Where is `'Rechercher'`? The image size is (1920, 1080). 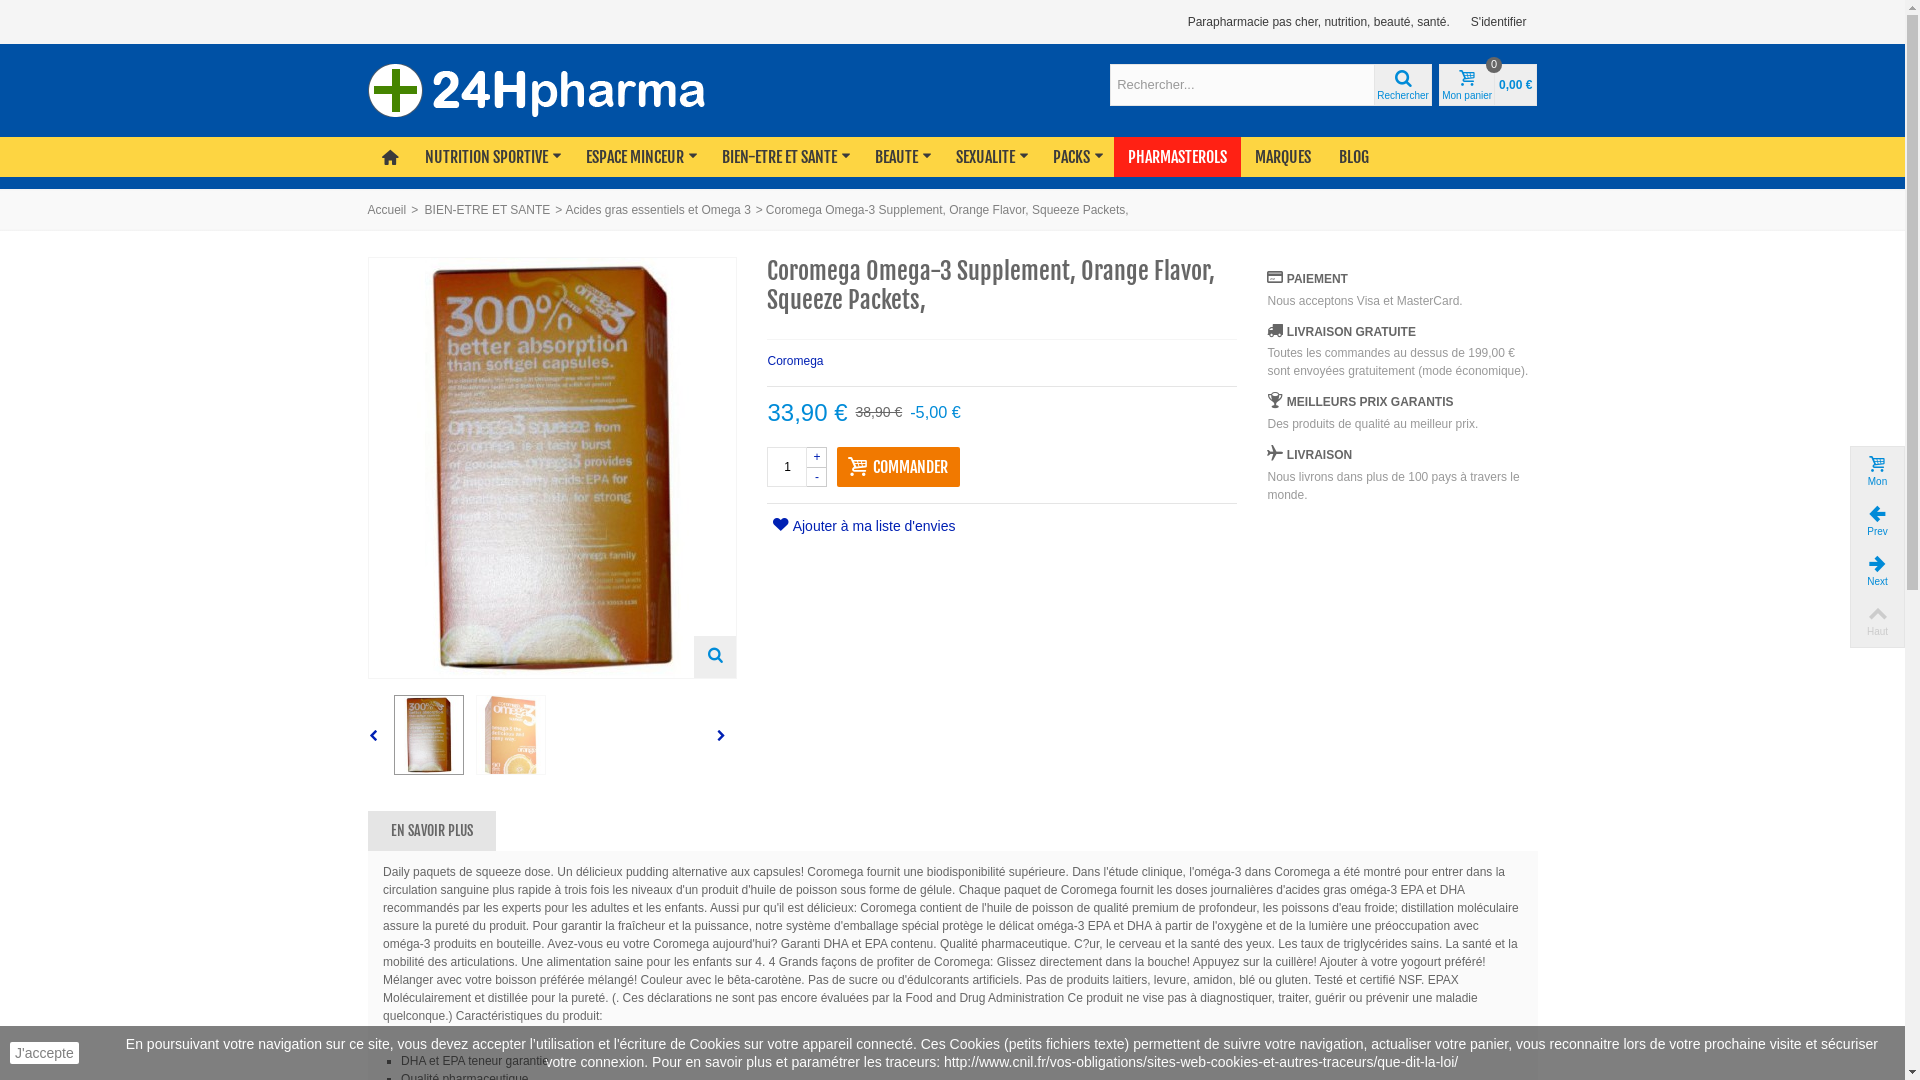
'Rechercher' is located at coordinates (1401, 83).